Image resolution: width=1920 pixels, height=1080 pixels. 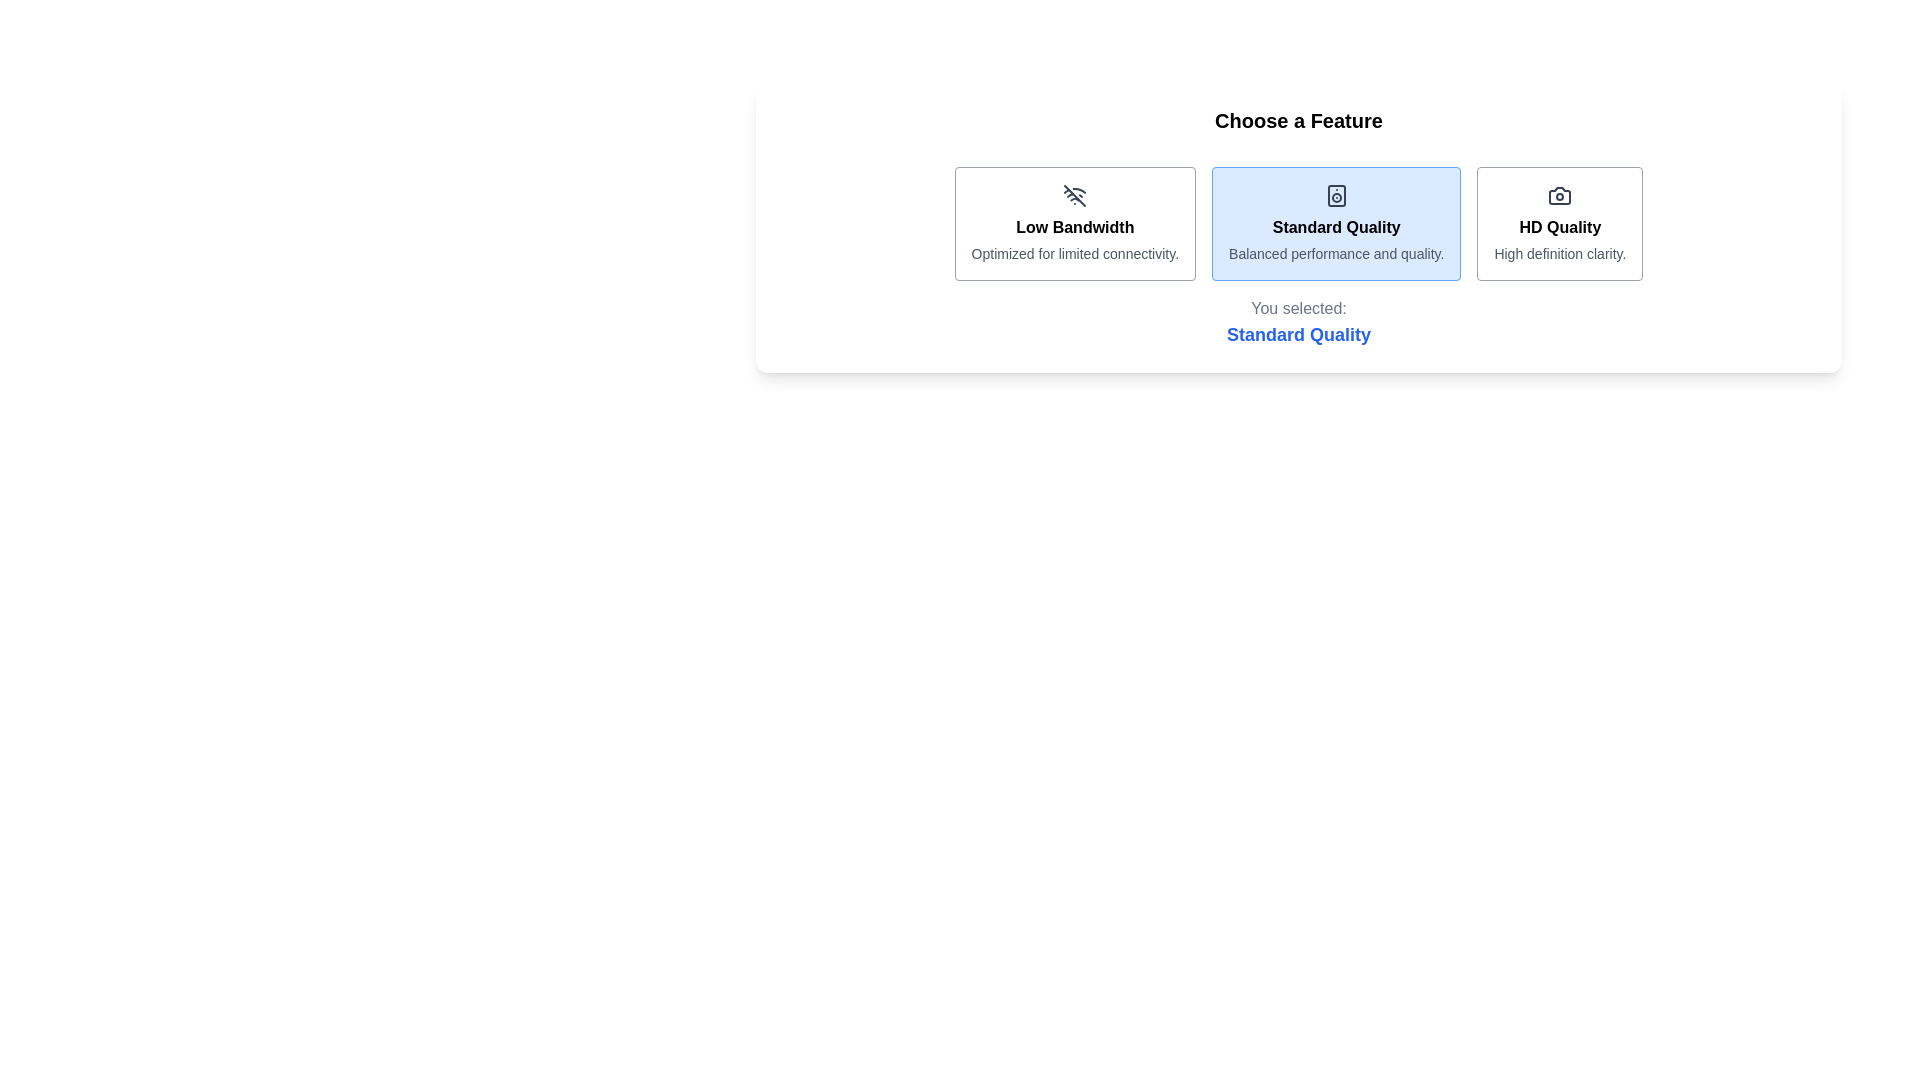 What do you see at coordinates (1559, 226) in the screenshot?
I see `the 'HD Quality' text label which is located within the third feature selection card, styled in bold black font and positioned above the descriptive text 'High definition clarity.'` at bounding box center [1559, 226].